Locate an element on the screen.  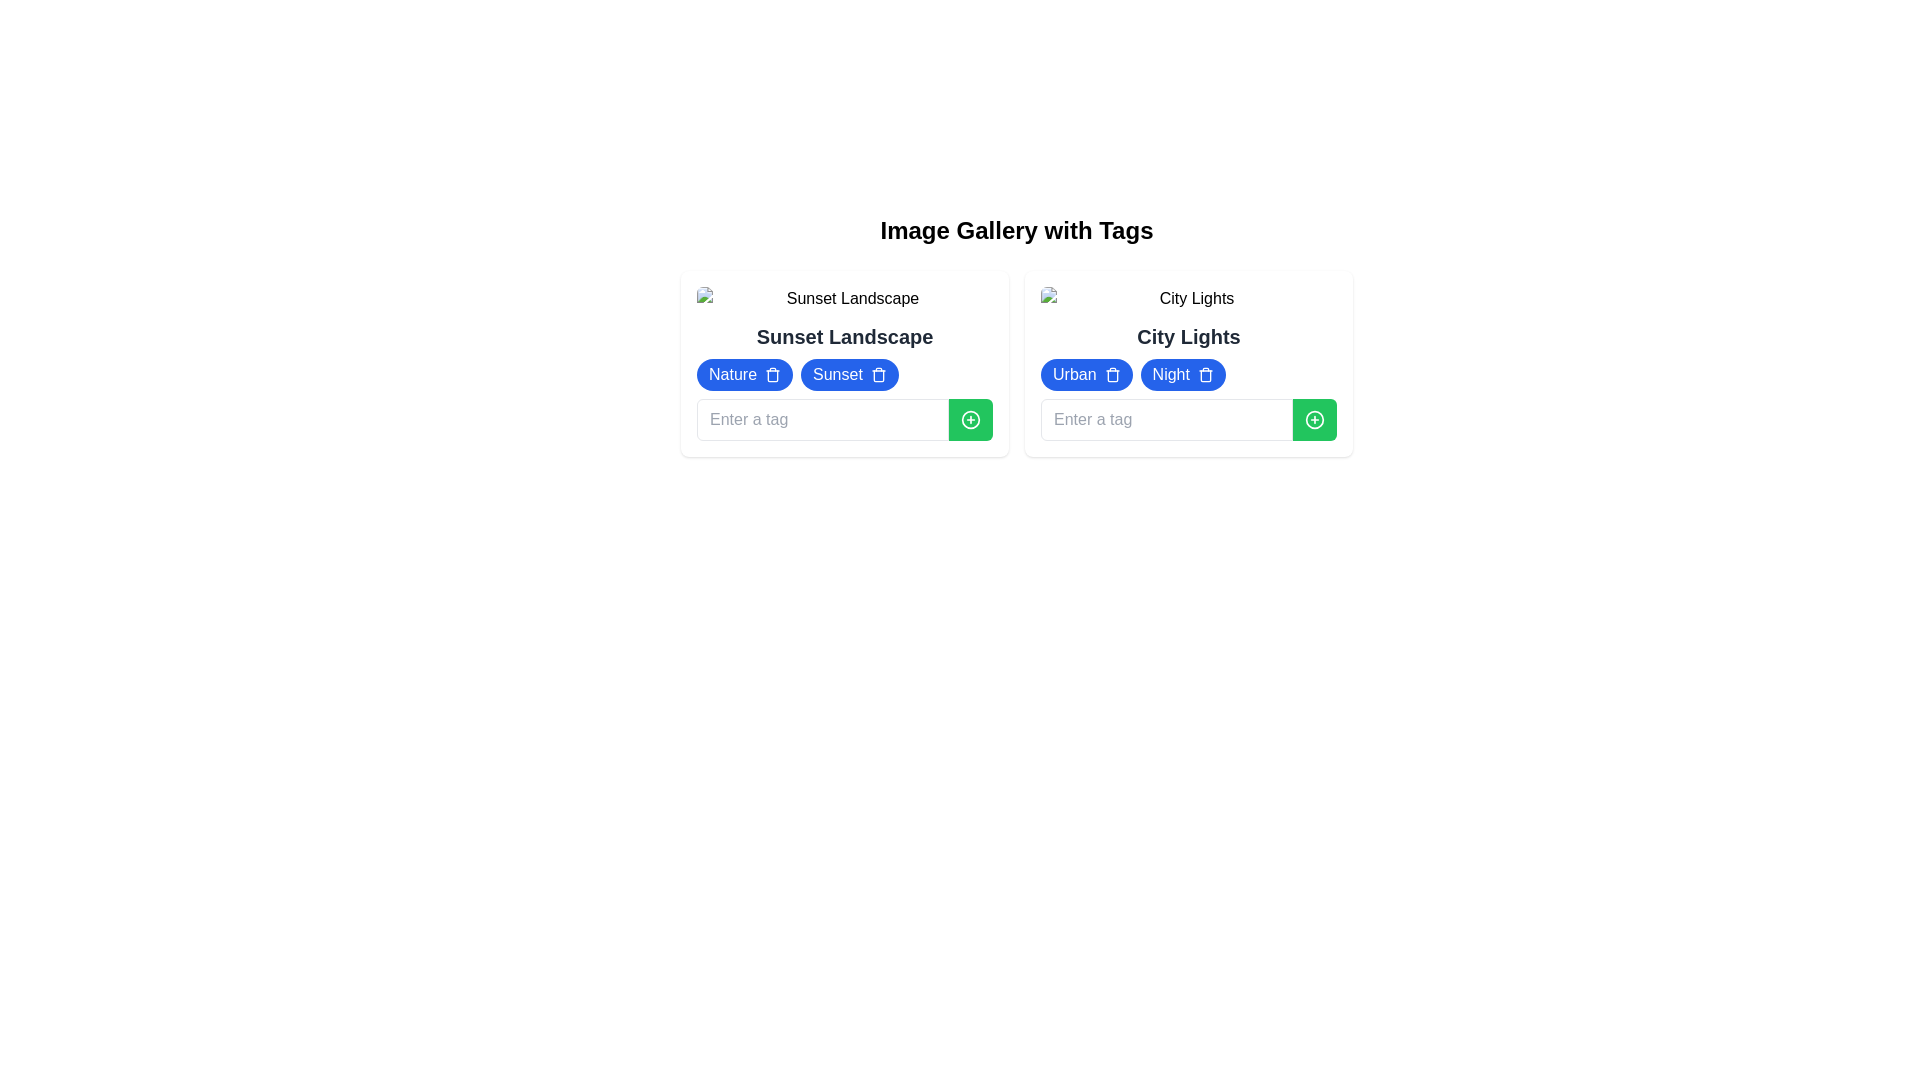
the SVG Circle part of the button icon, which is a decorative component indicating the action to add a new tag or item, located within the first gallery card under the 'Sunset Landscape' section is located at coordinates (970, 419).